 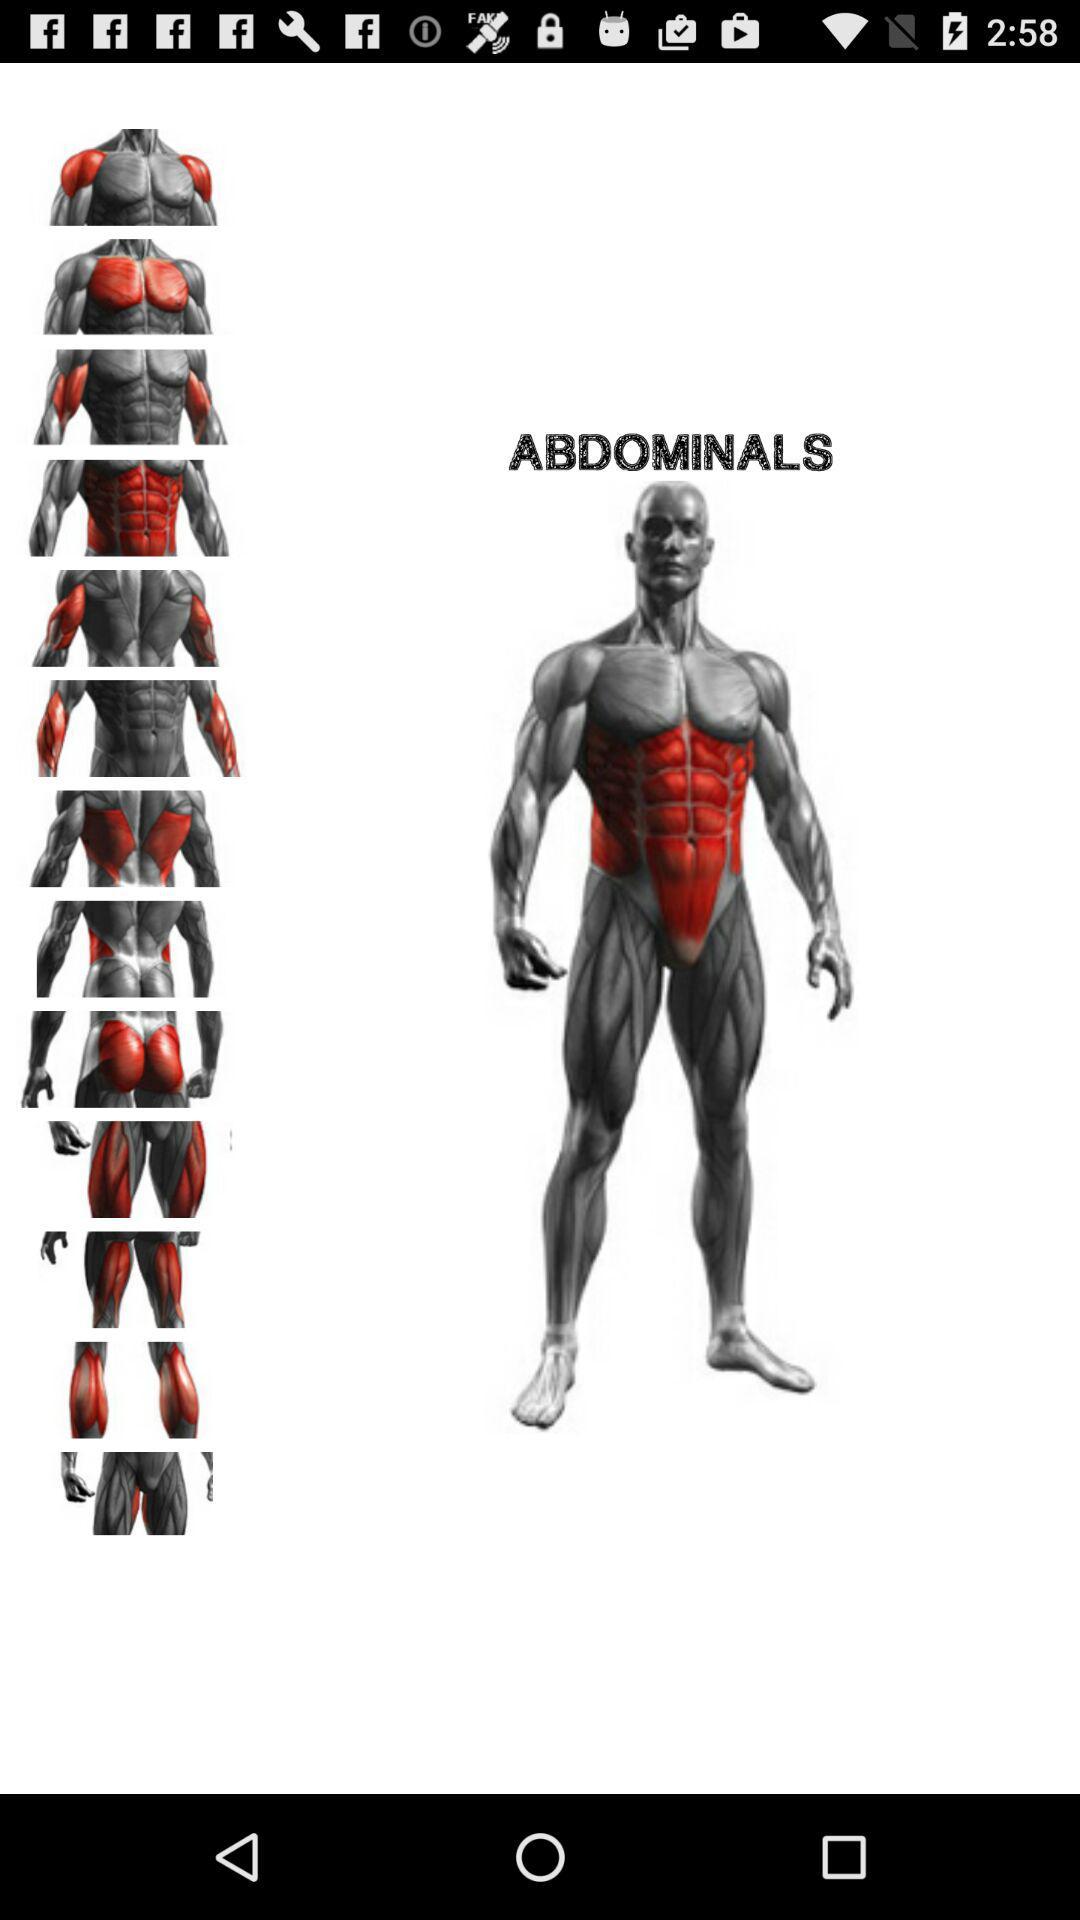 I want to click on swithc muscle group, so click(x=131, y=1051).